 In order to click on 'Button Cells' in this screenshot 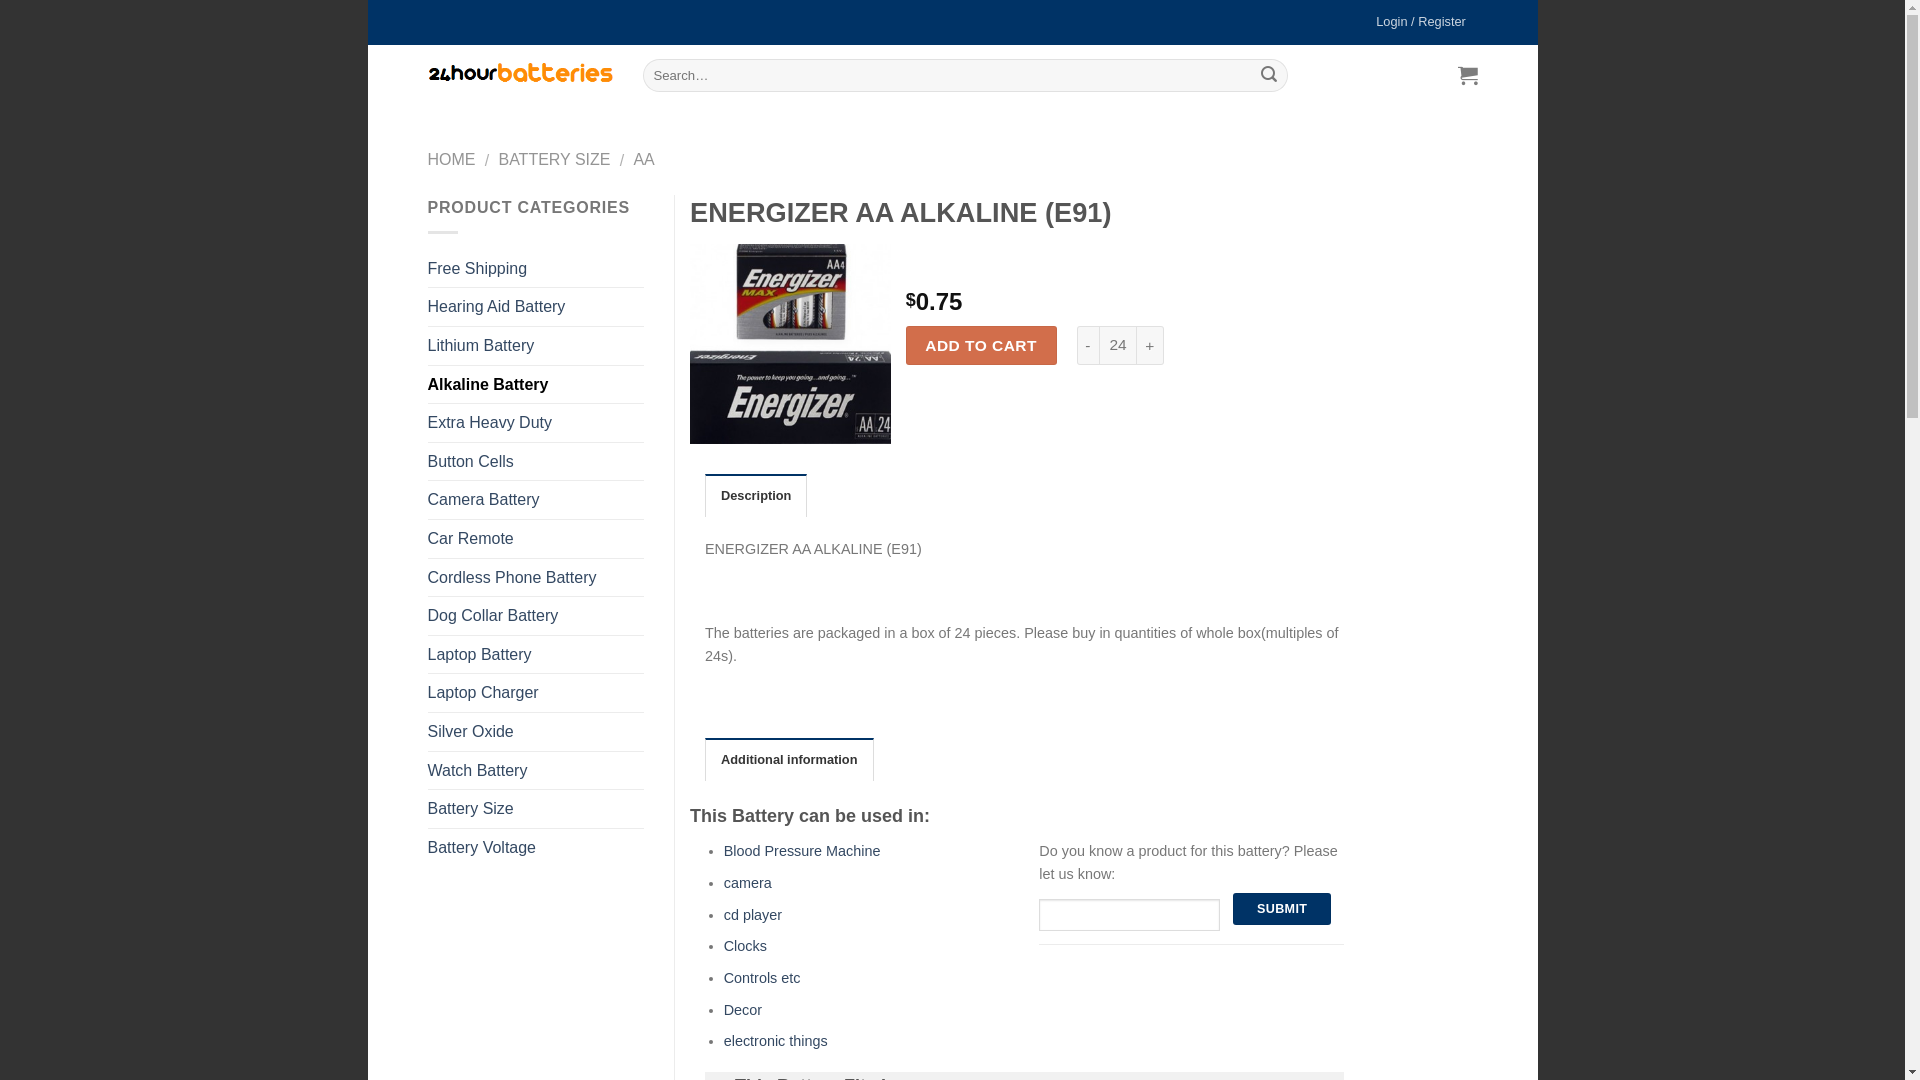, I will do `click(536, 462)`.